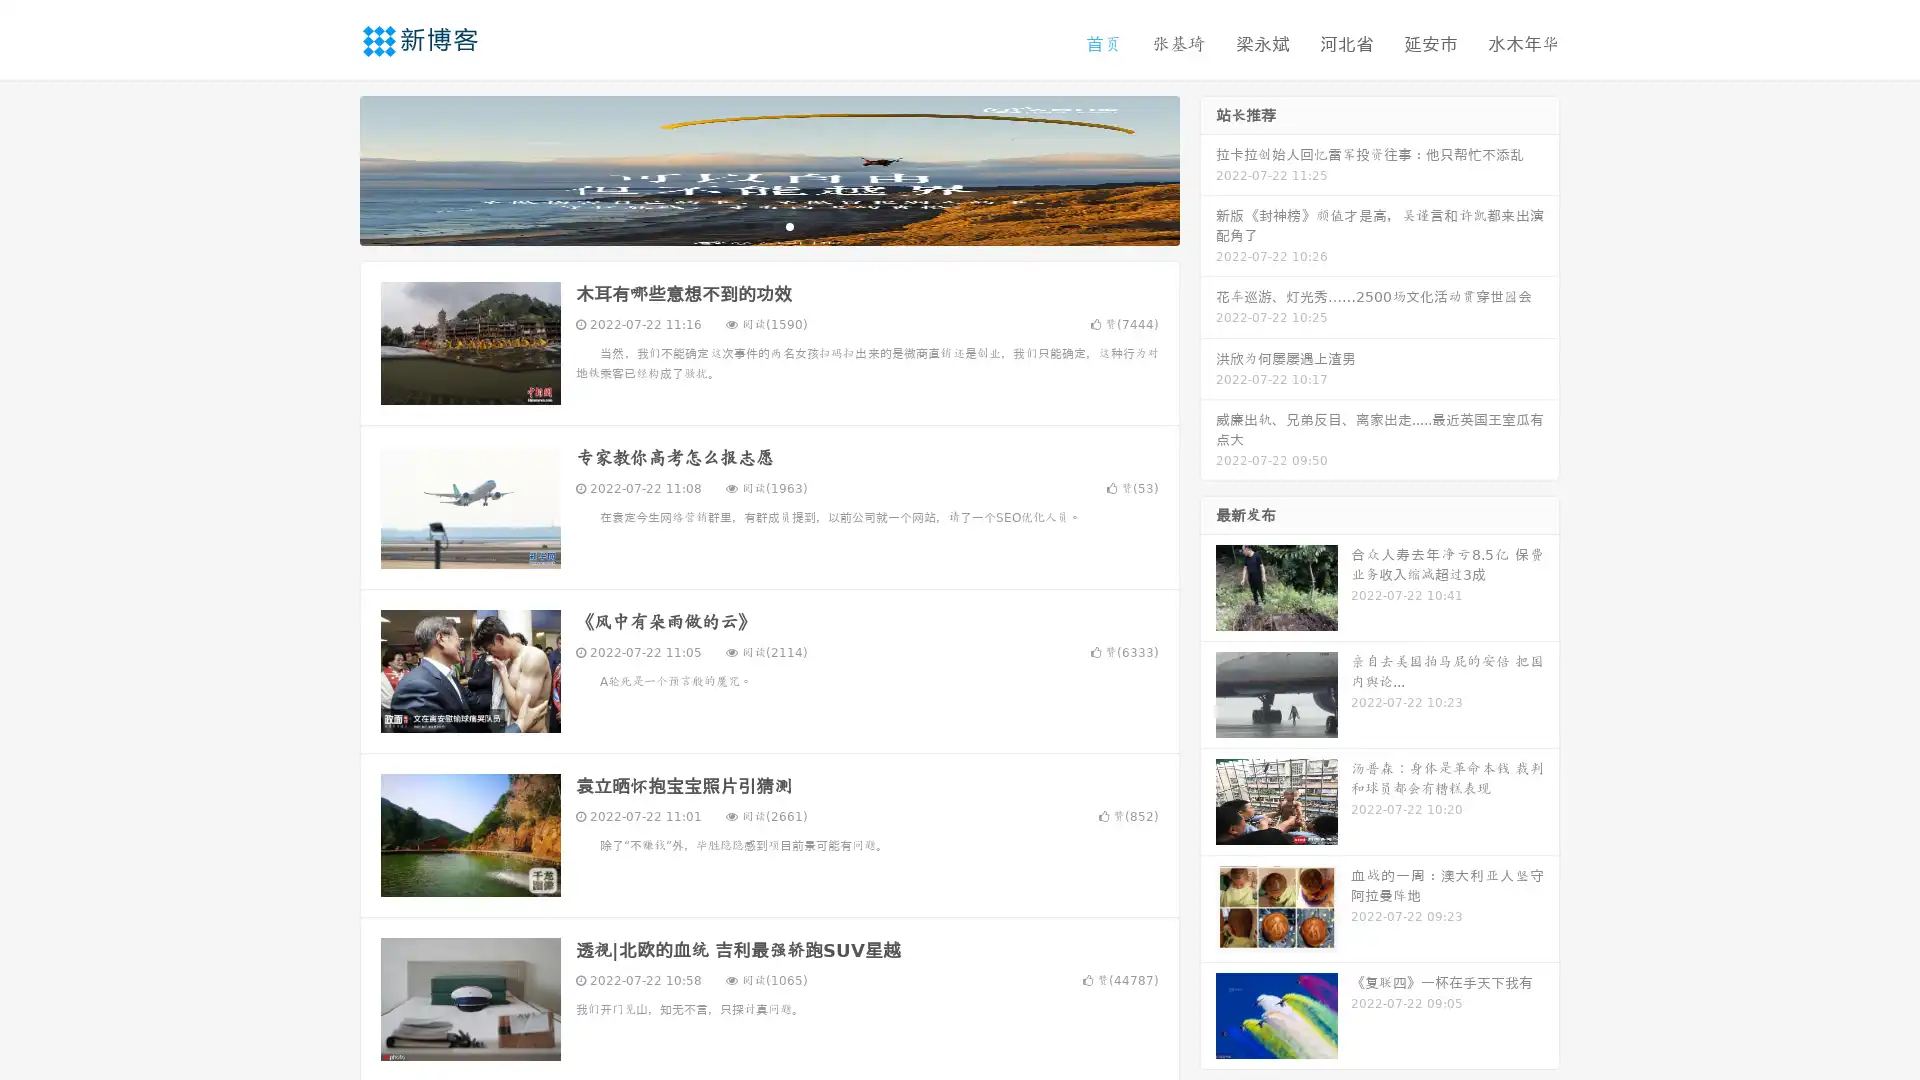 This screenshot has height=1080, width=1920. I want to click on Previous slide, so click(330, 168).